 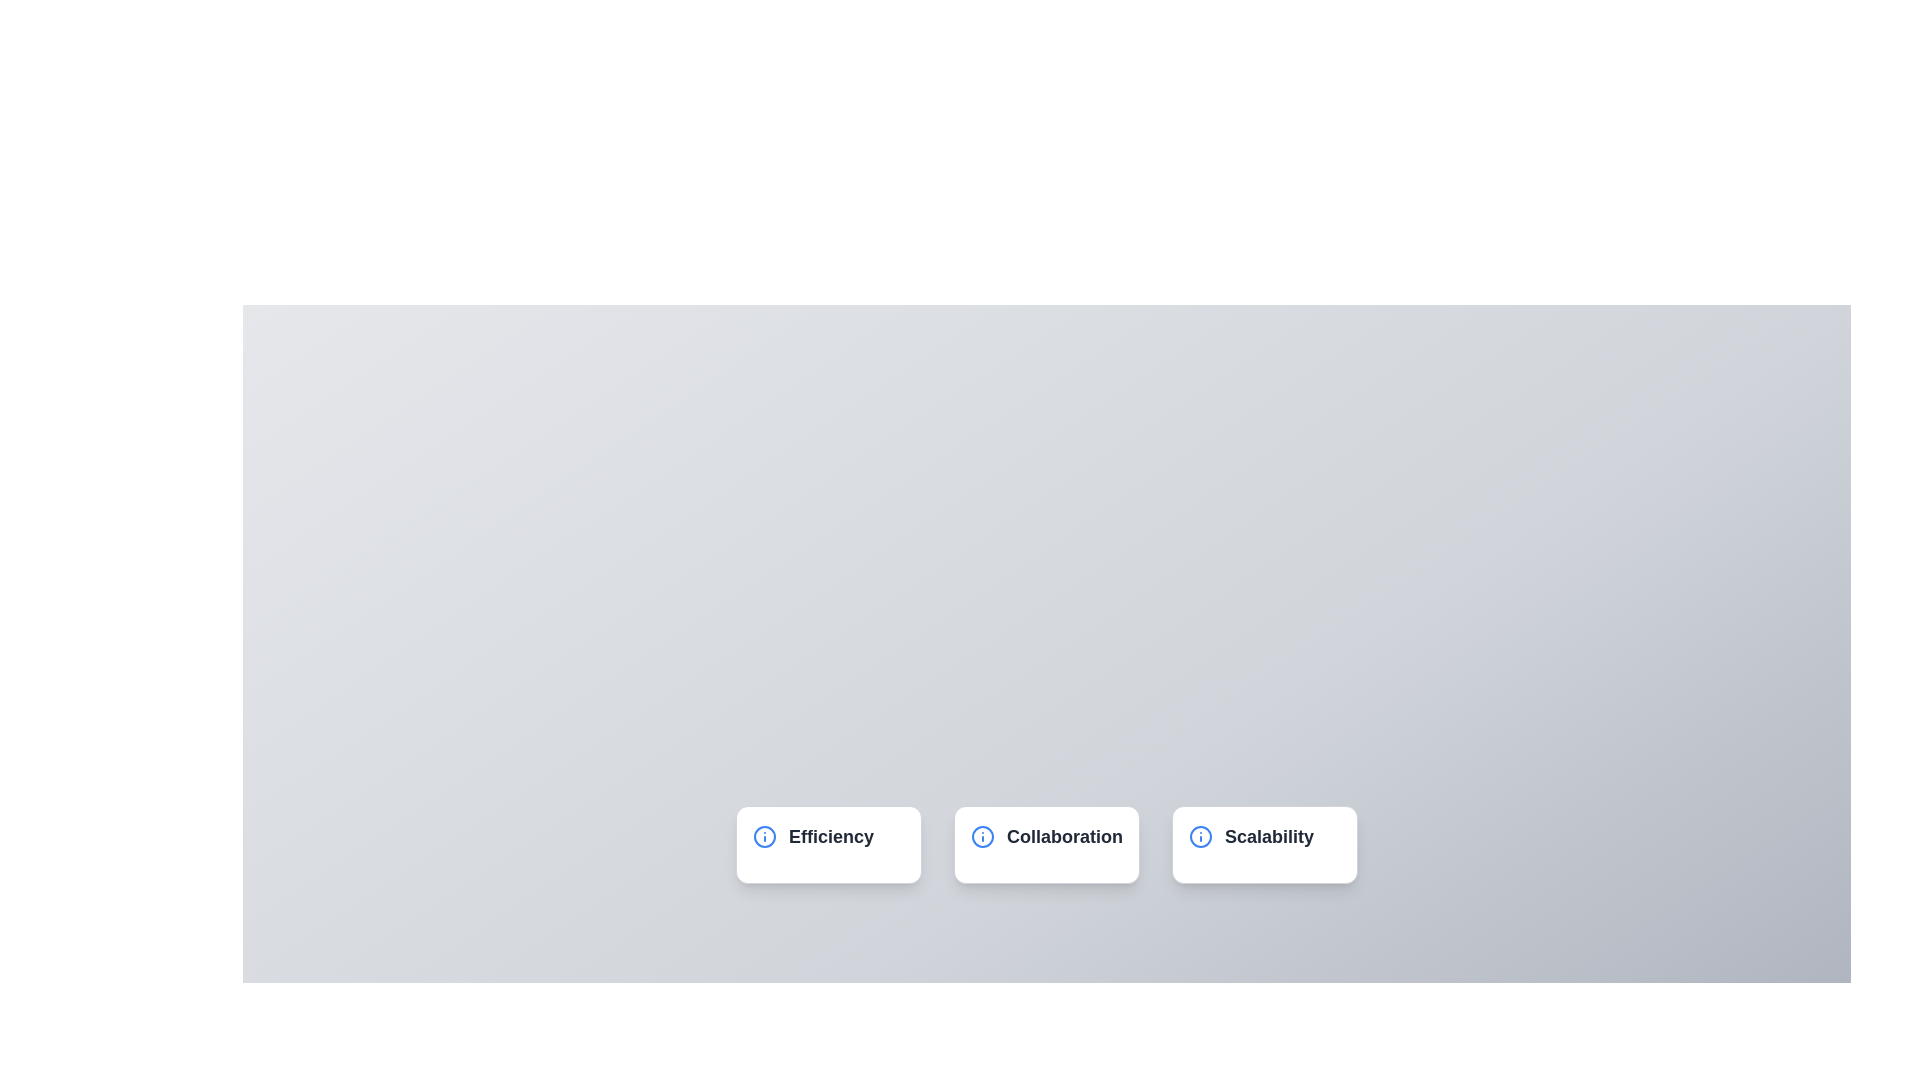 I want to click on the 'Efficiency' Informational Panel located in the first column of the grid layout to interact with it, so click(x=829, y=844).